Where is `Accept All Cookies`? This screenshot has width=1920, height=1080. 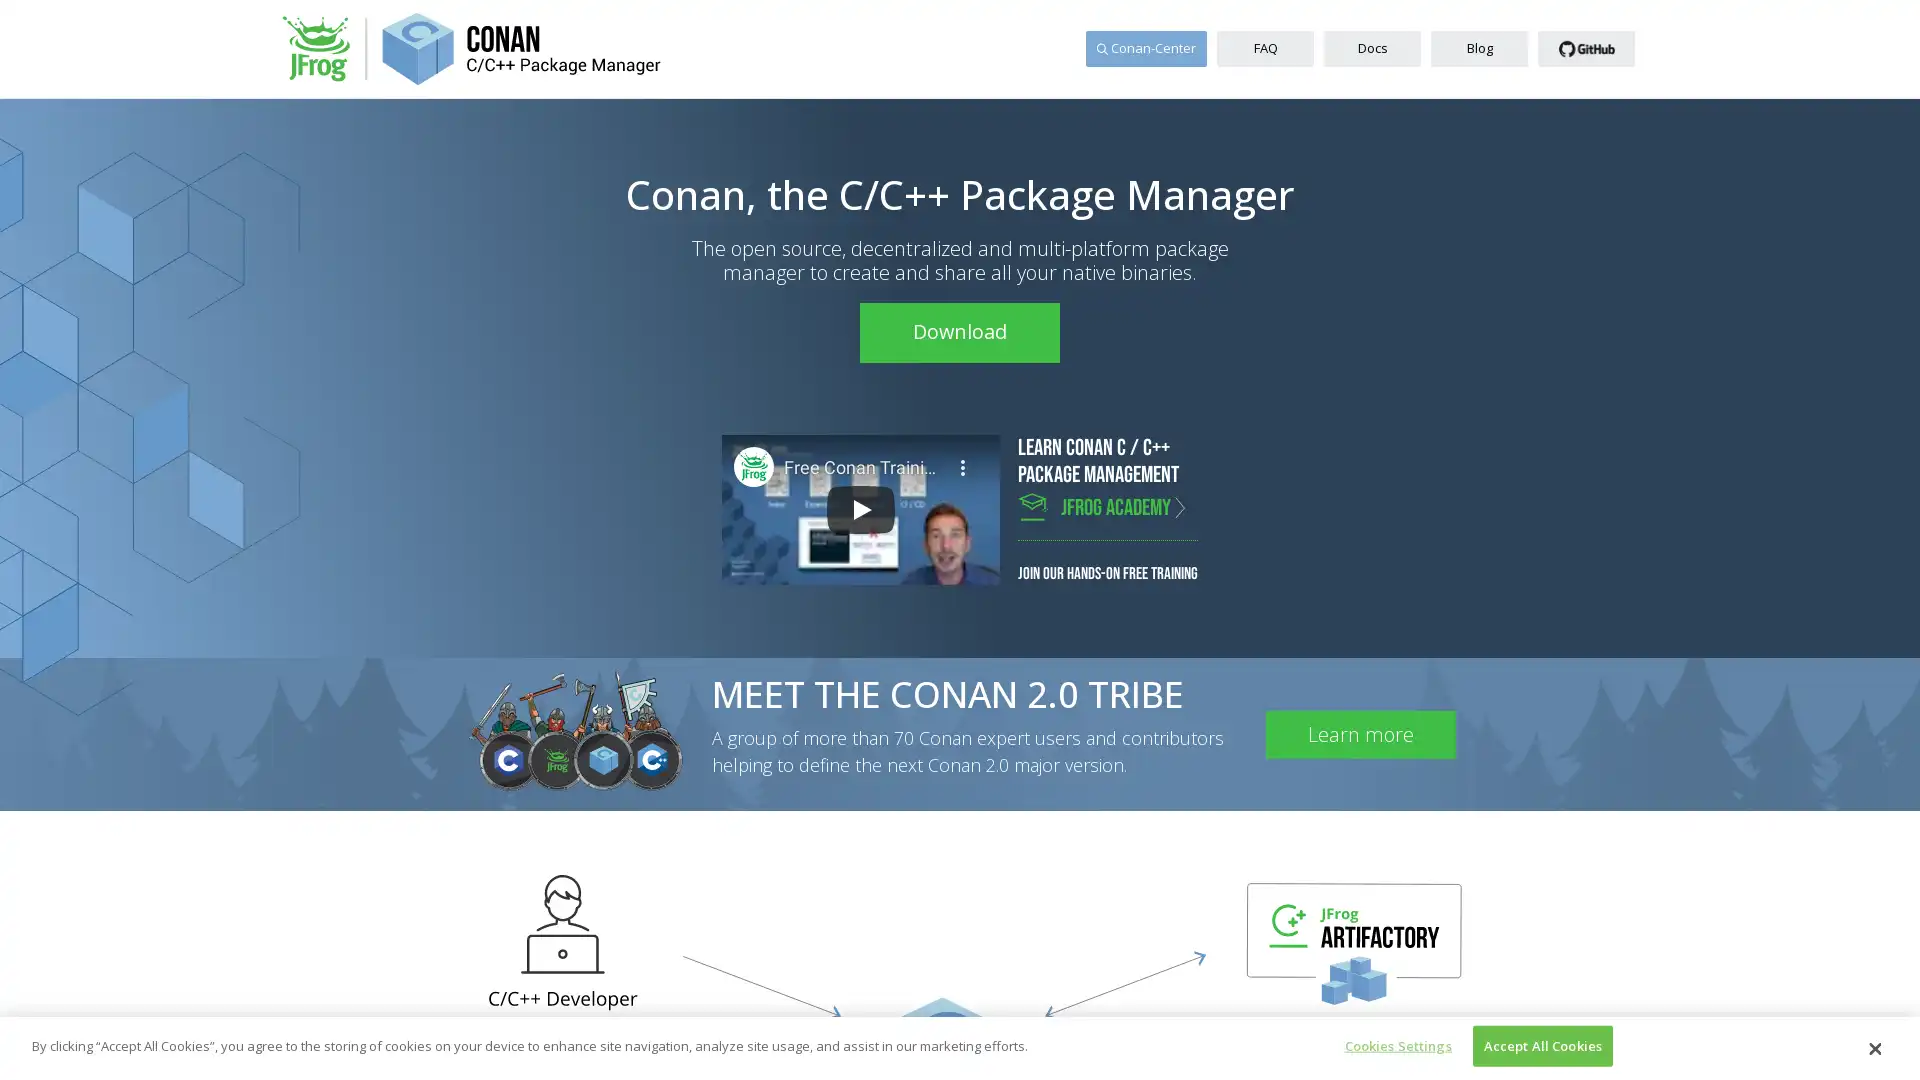 Accept All Cookies is located at coordinates (1541, 1044).